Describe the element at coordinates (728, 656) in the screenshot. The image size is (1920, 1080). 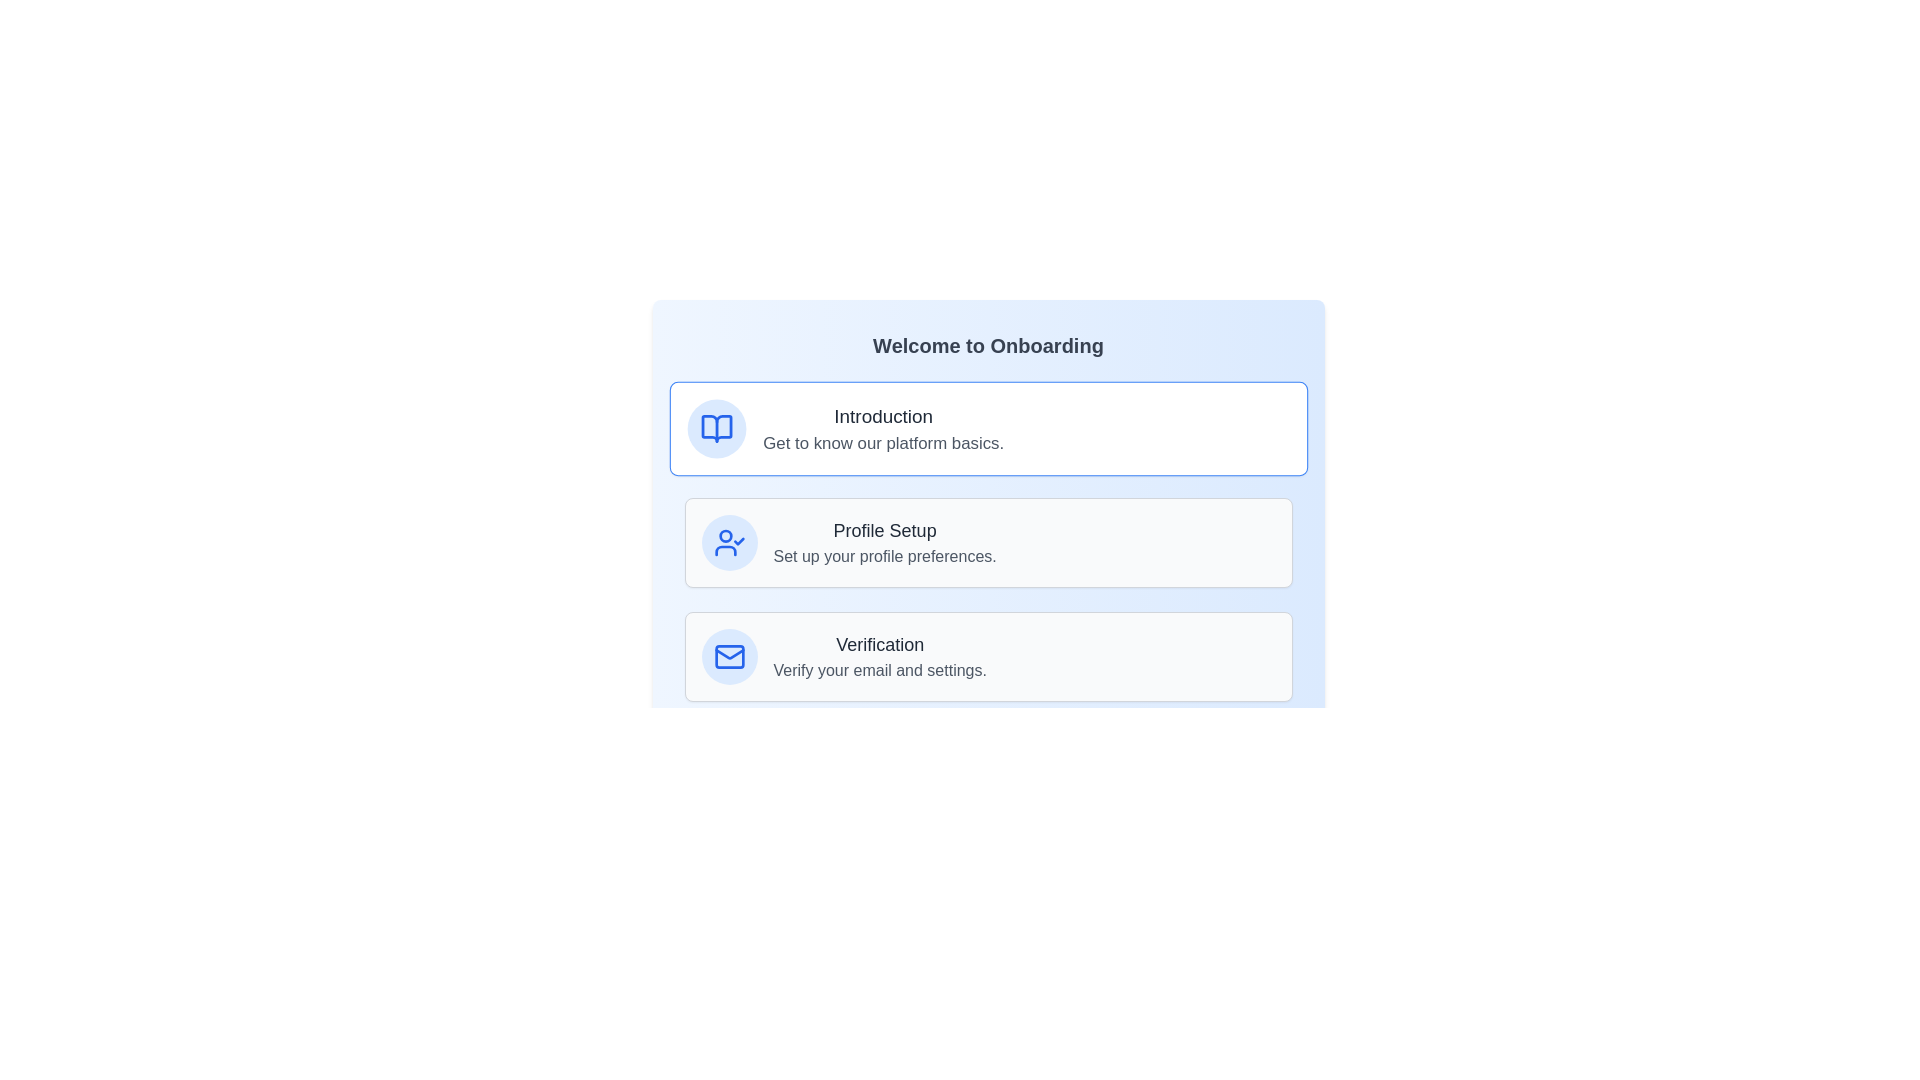
I see `the 'Verification' onboarding step icon, located at the top left next to the title 'Verification' and description 'Verify your email and settings.'` at that location.